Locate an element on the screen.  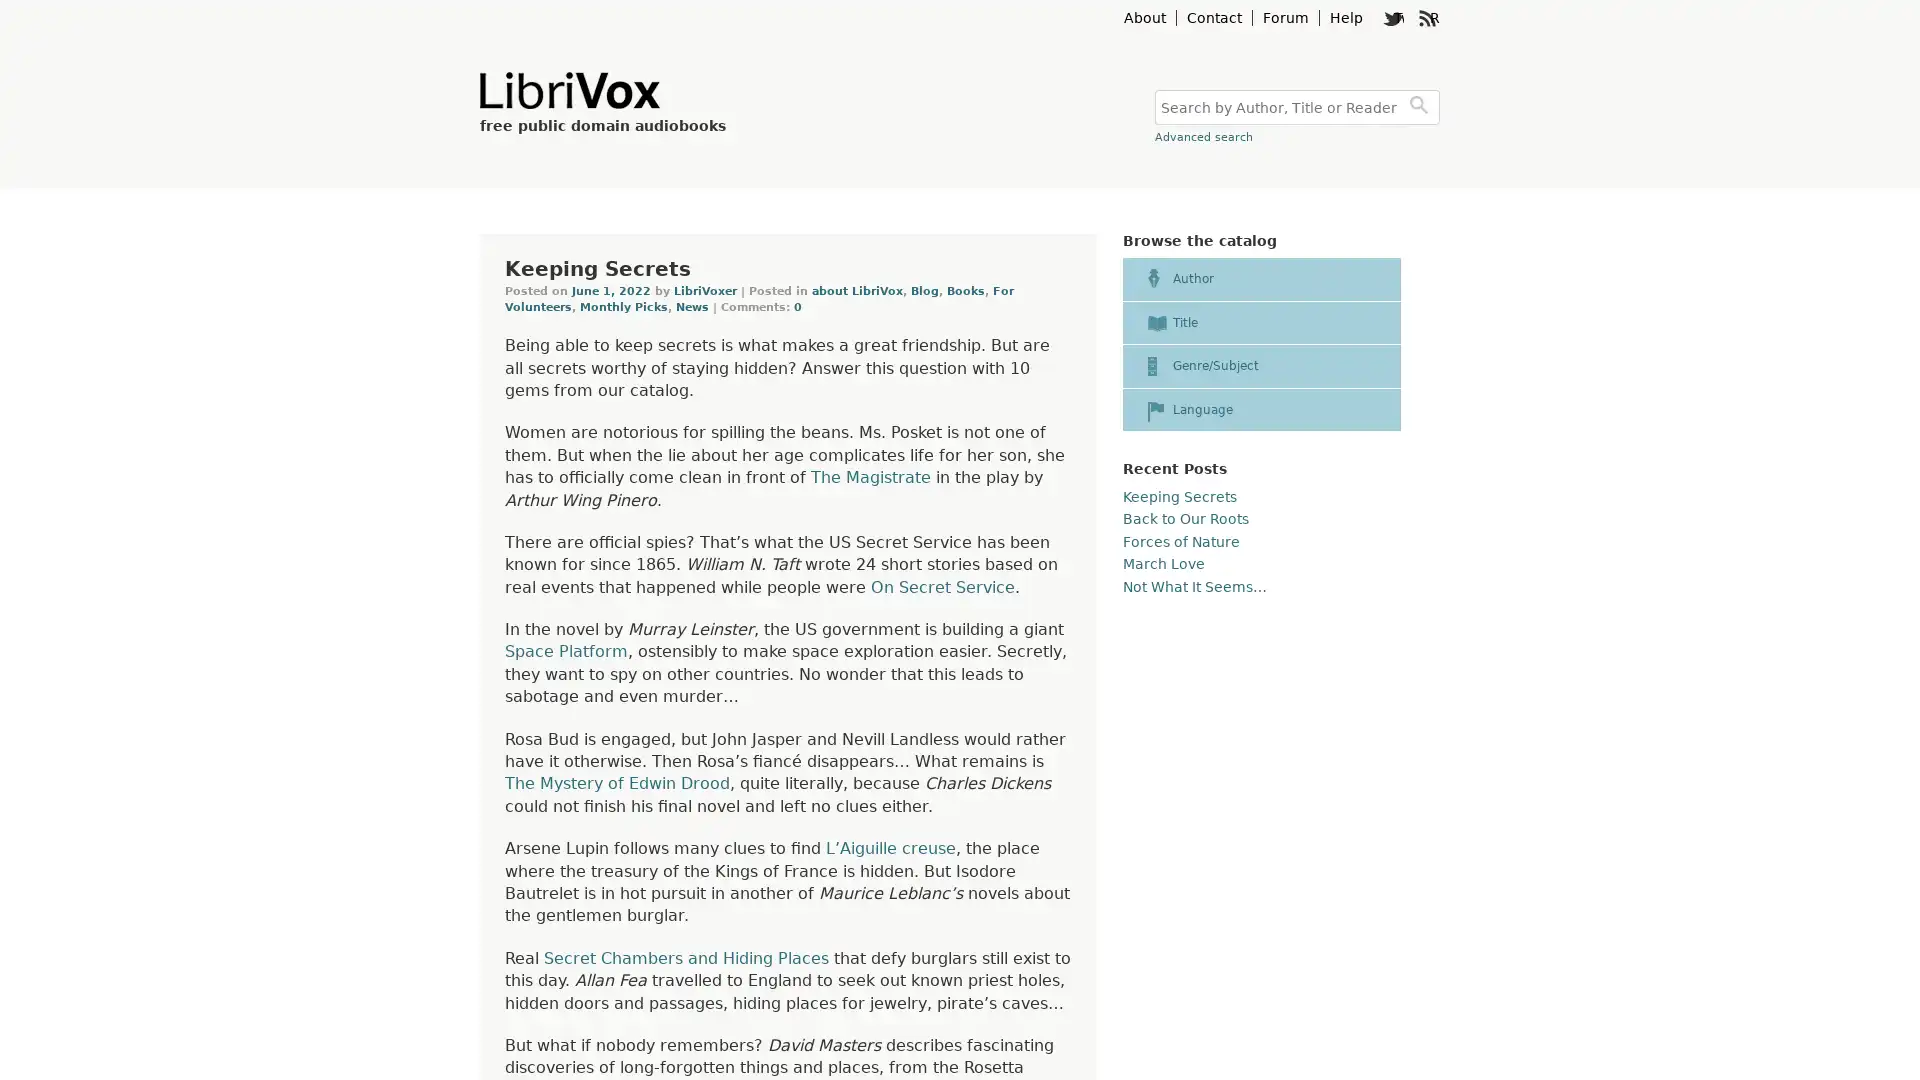
Search is located at coordinates (1421, 107).